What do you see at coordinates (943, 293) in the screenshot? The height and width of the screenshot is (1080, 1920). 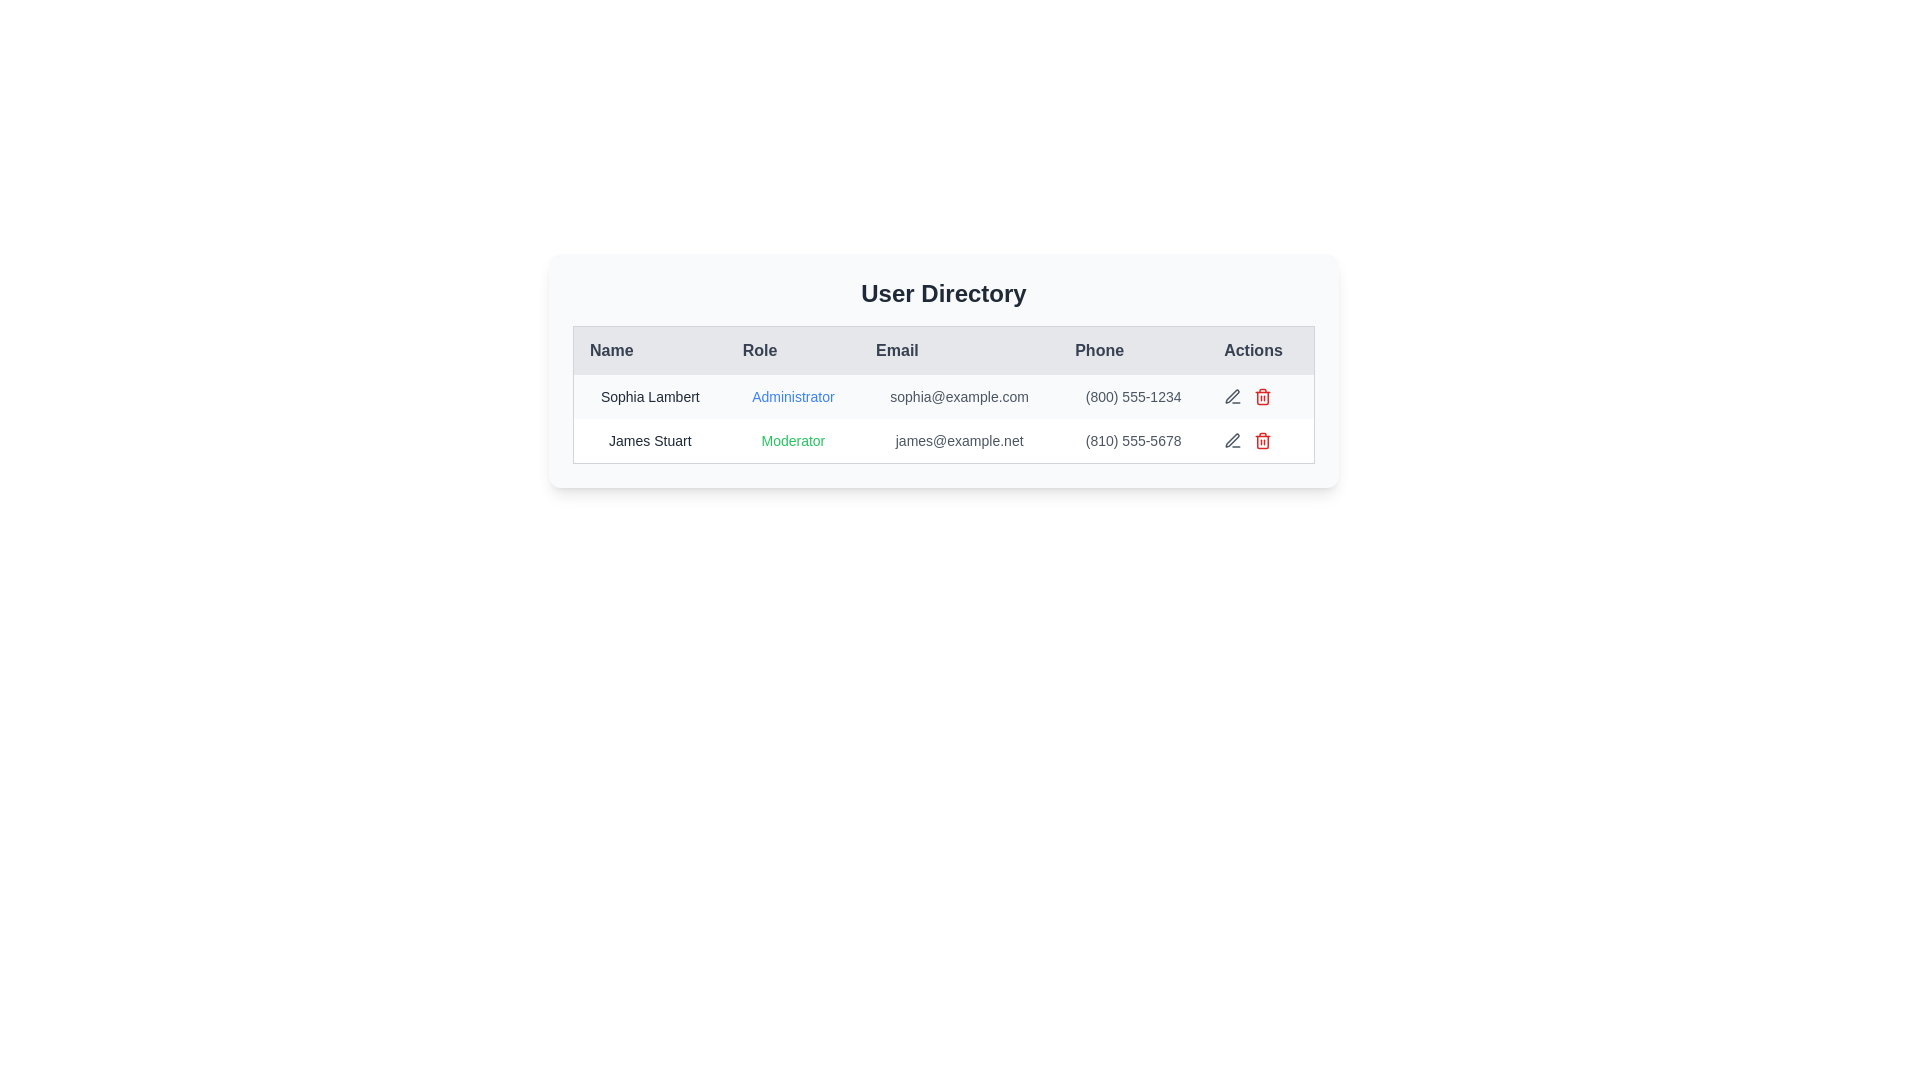 I see `the 'User Directory' static text heading element, which is displayed in a bold, large font style and dark gray color at the top center of the user data card` at bounding box center [943, 293].